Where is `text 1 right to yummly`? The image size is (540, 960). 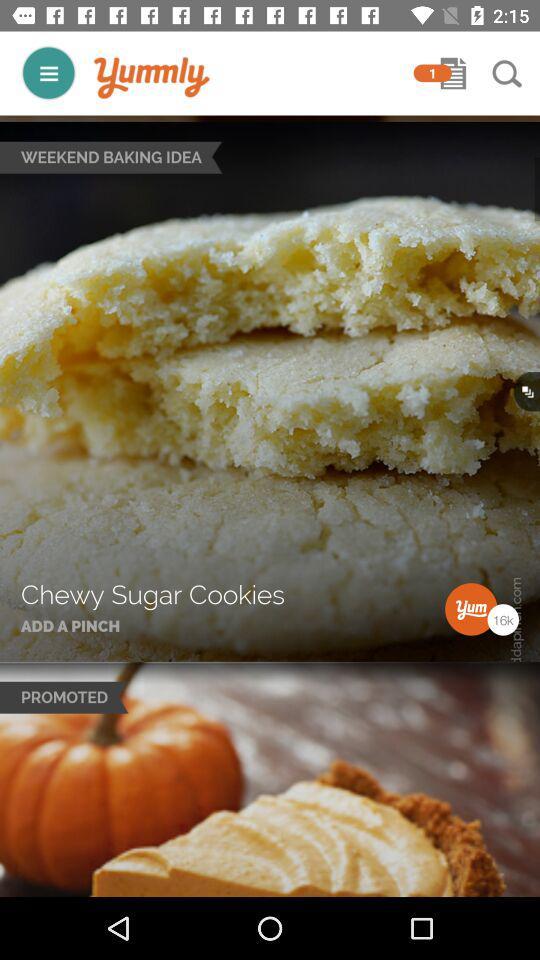 text 1 right to yummly is located at coordinates (432, 73).